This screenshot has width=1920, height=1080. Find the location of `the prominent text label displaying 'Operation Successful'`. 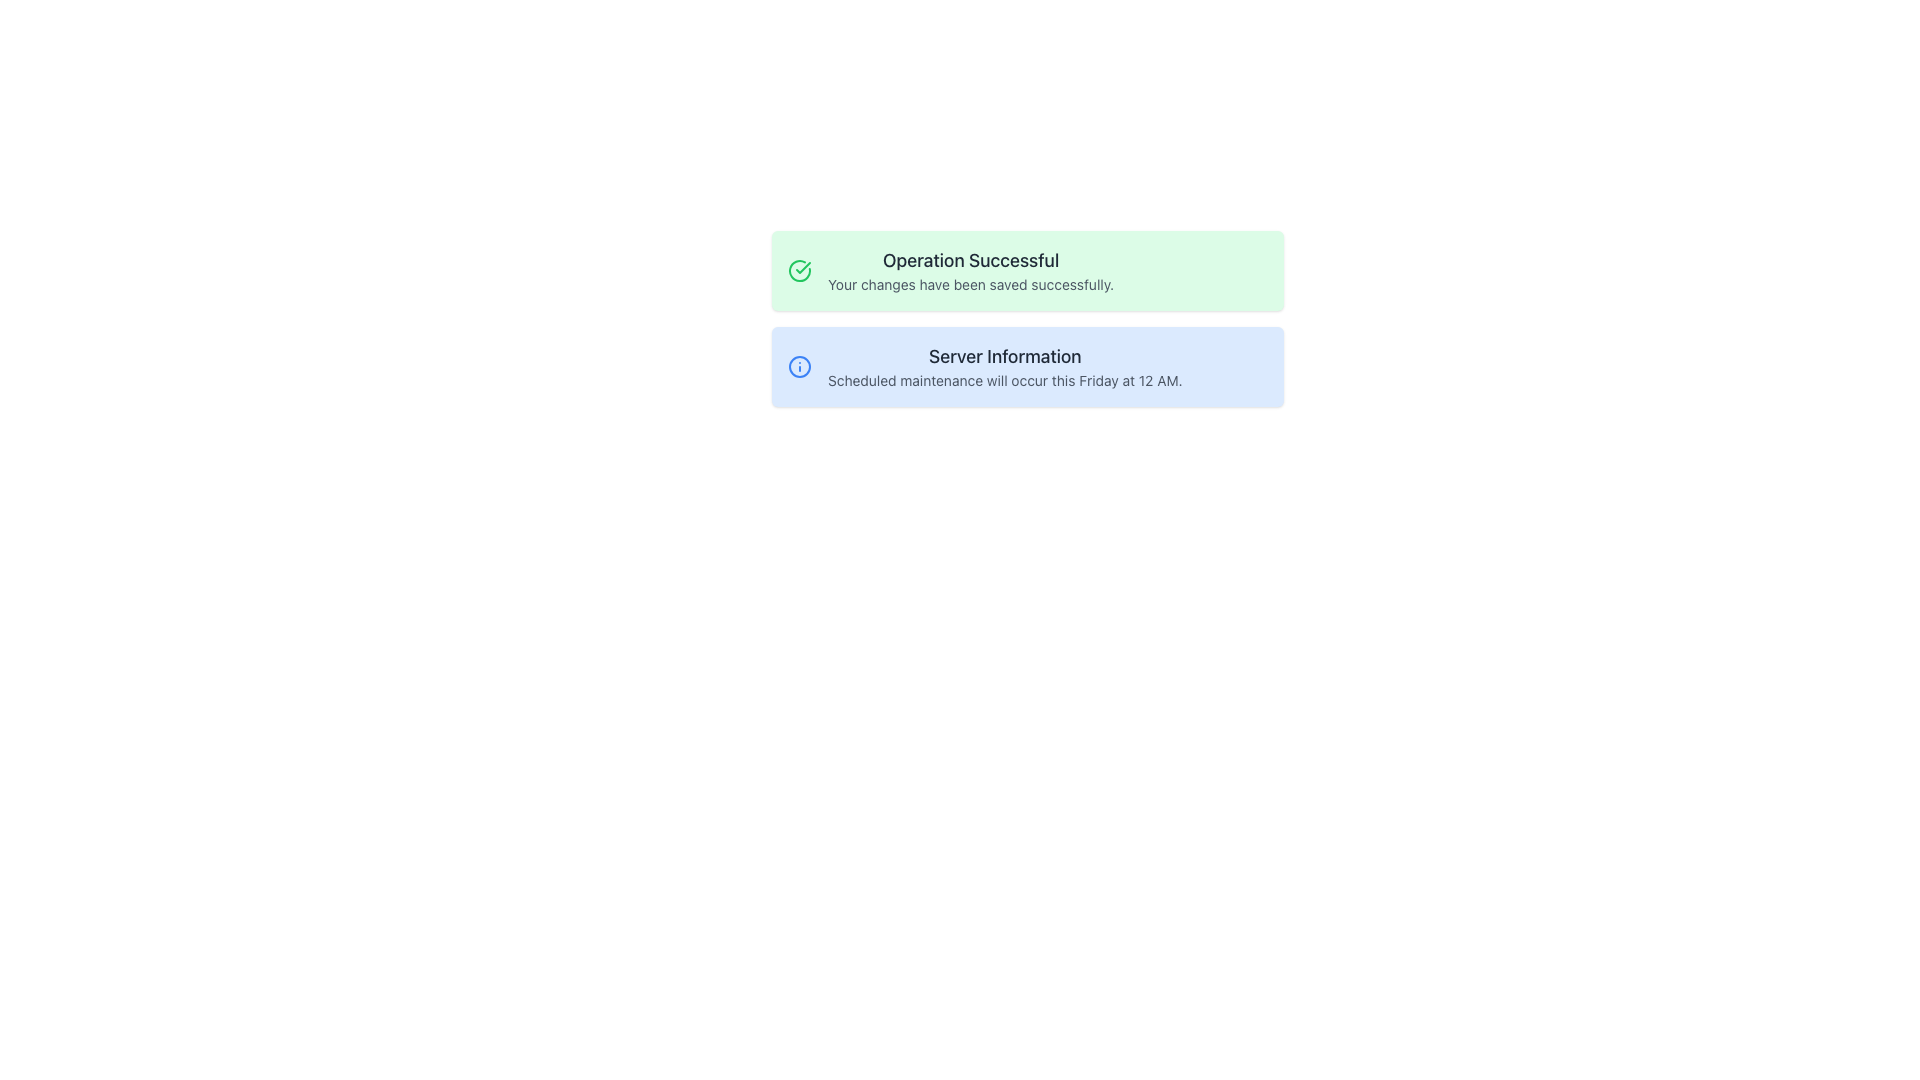

the prominent text label displaying 'Operation Successful' is located at coordinates (971, 260).